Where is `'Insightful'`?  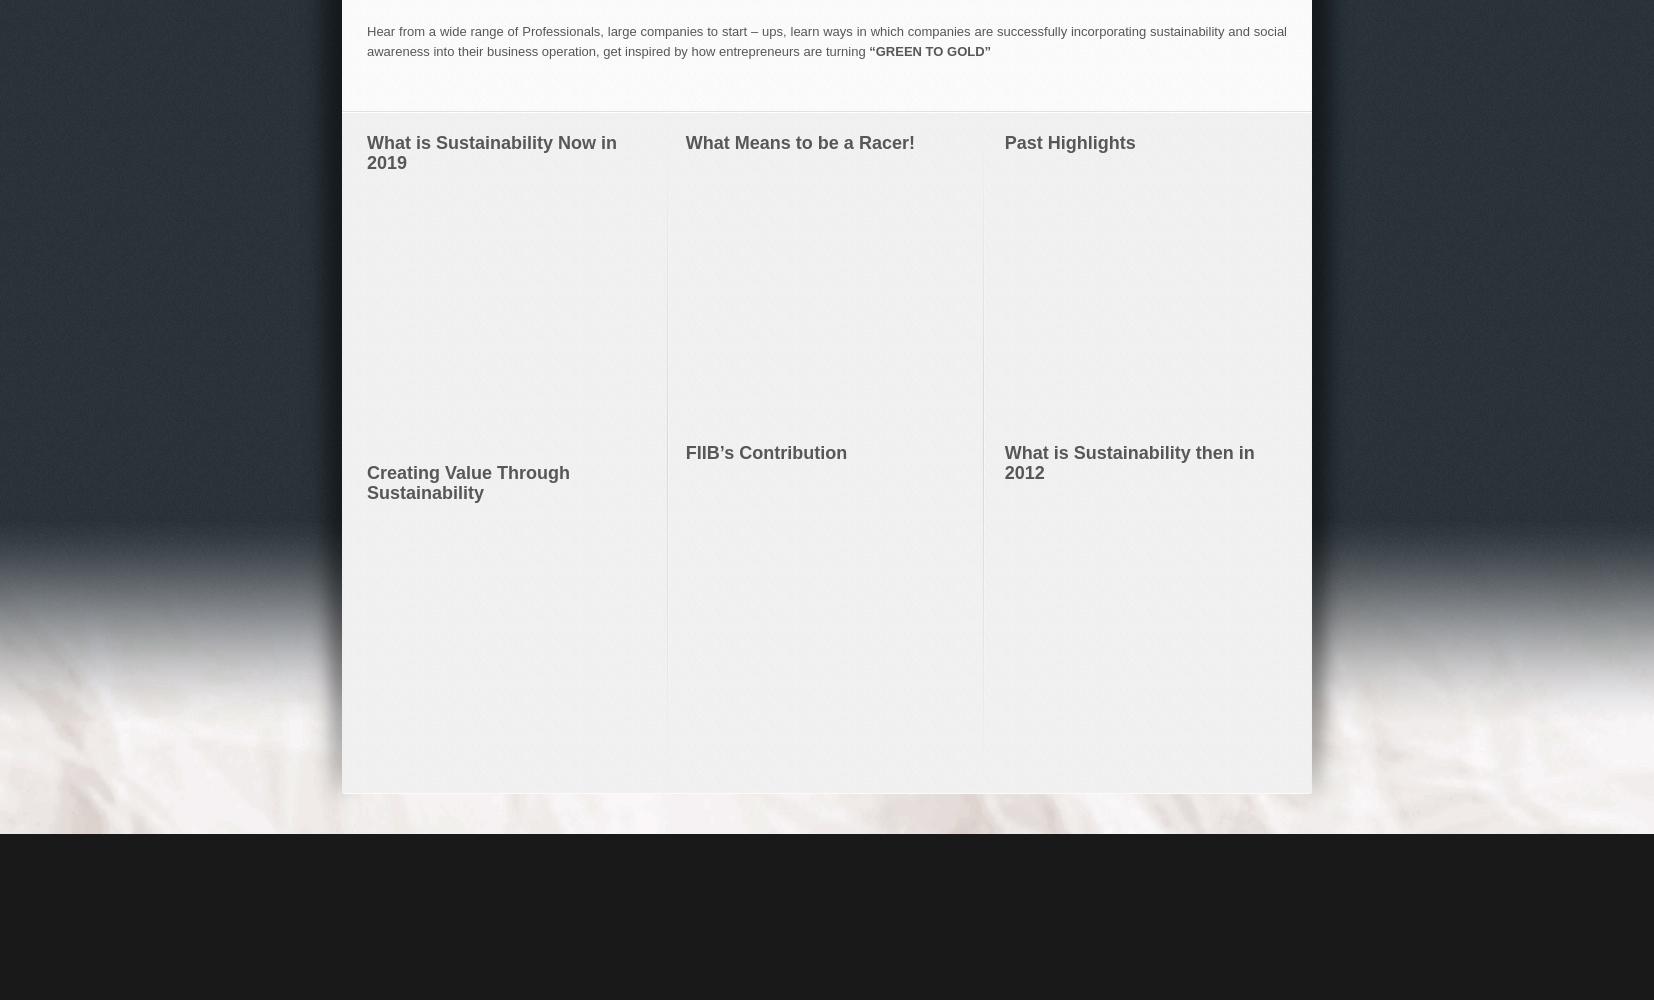
'Insightful' is located at coordinates (473, 42).